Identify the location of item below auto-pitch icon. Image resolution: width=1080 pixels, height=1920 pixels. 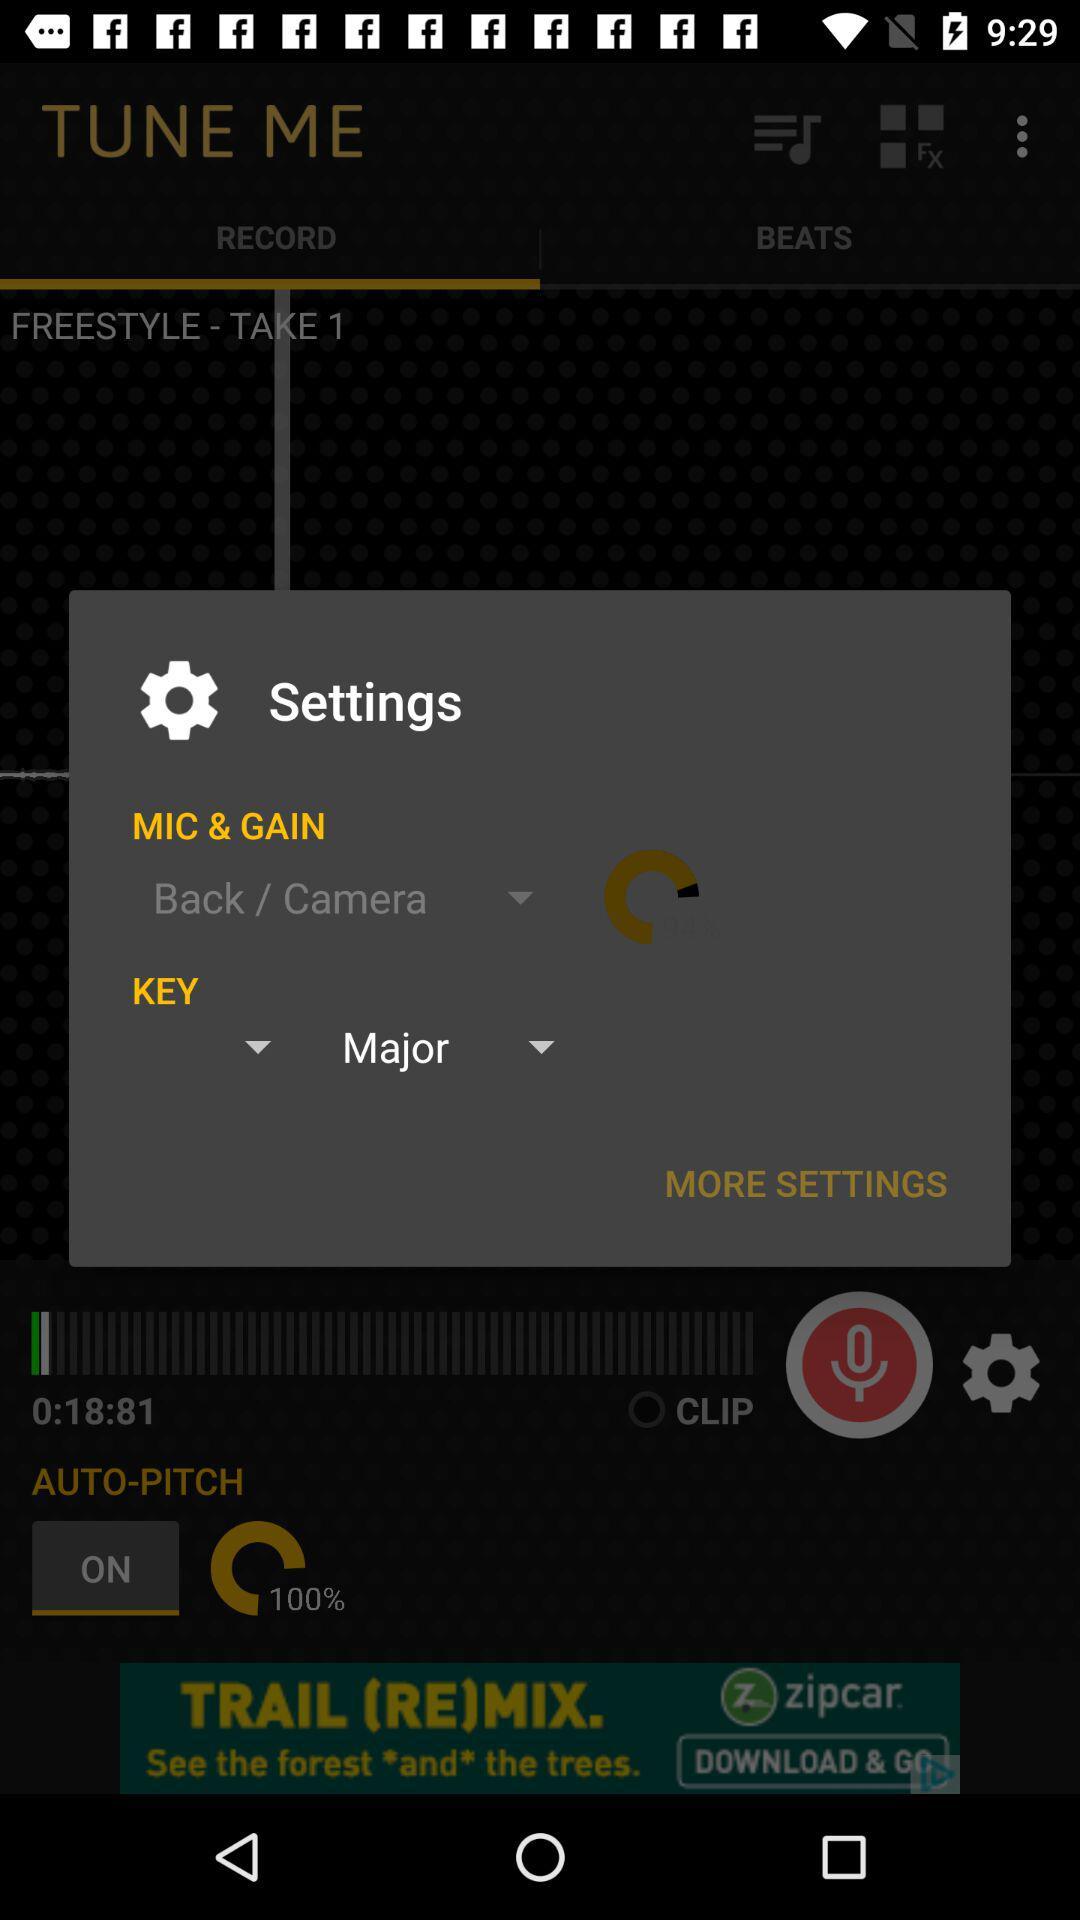
(257, 1567).